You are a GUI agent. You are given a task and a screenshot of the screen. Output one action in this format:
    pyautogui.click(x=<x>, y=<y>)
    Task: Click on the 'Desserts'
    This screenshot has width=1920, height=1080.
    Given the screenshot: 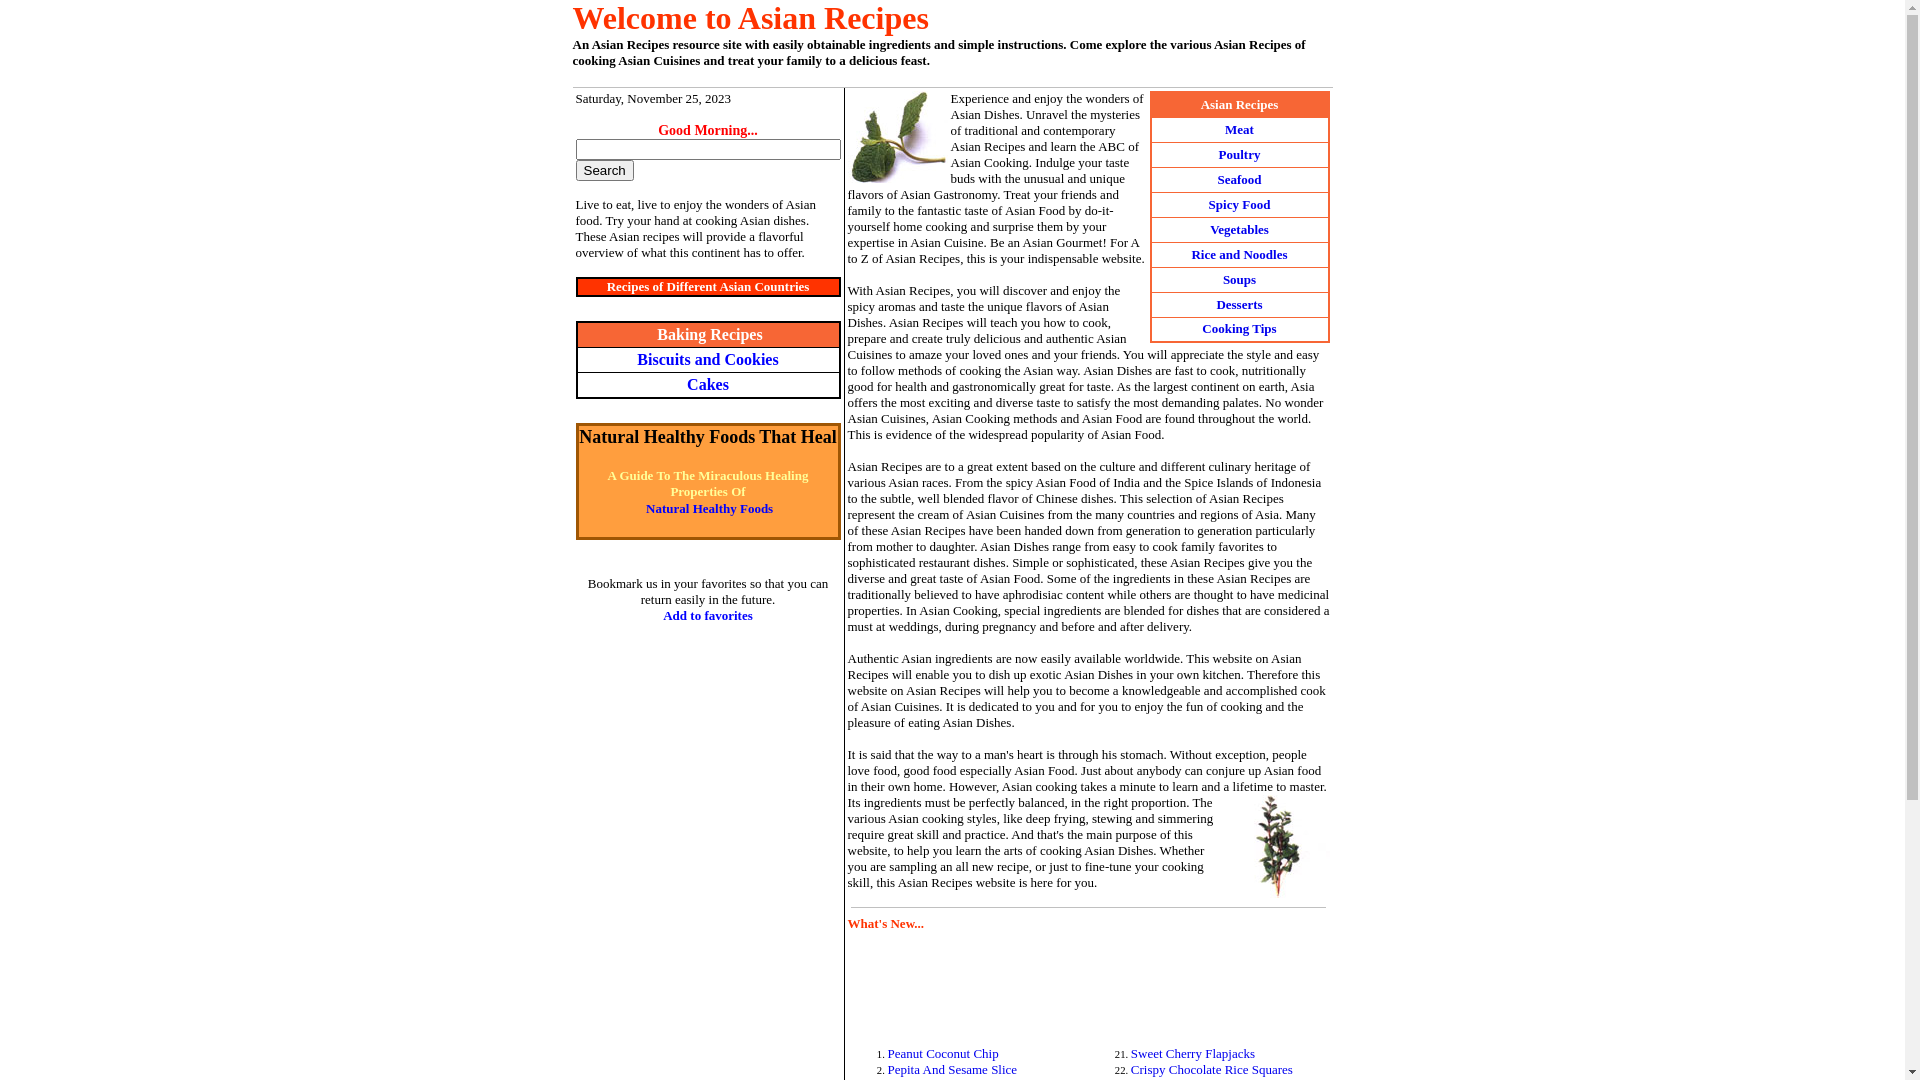 What is the action you would take?
    pyautogui.click(x=1237, y=303)
    